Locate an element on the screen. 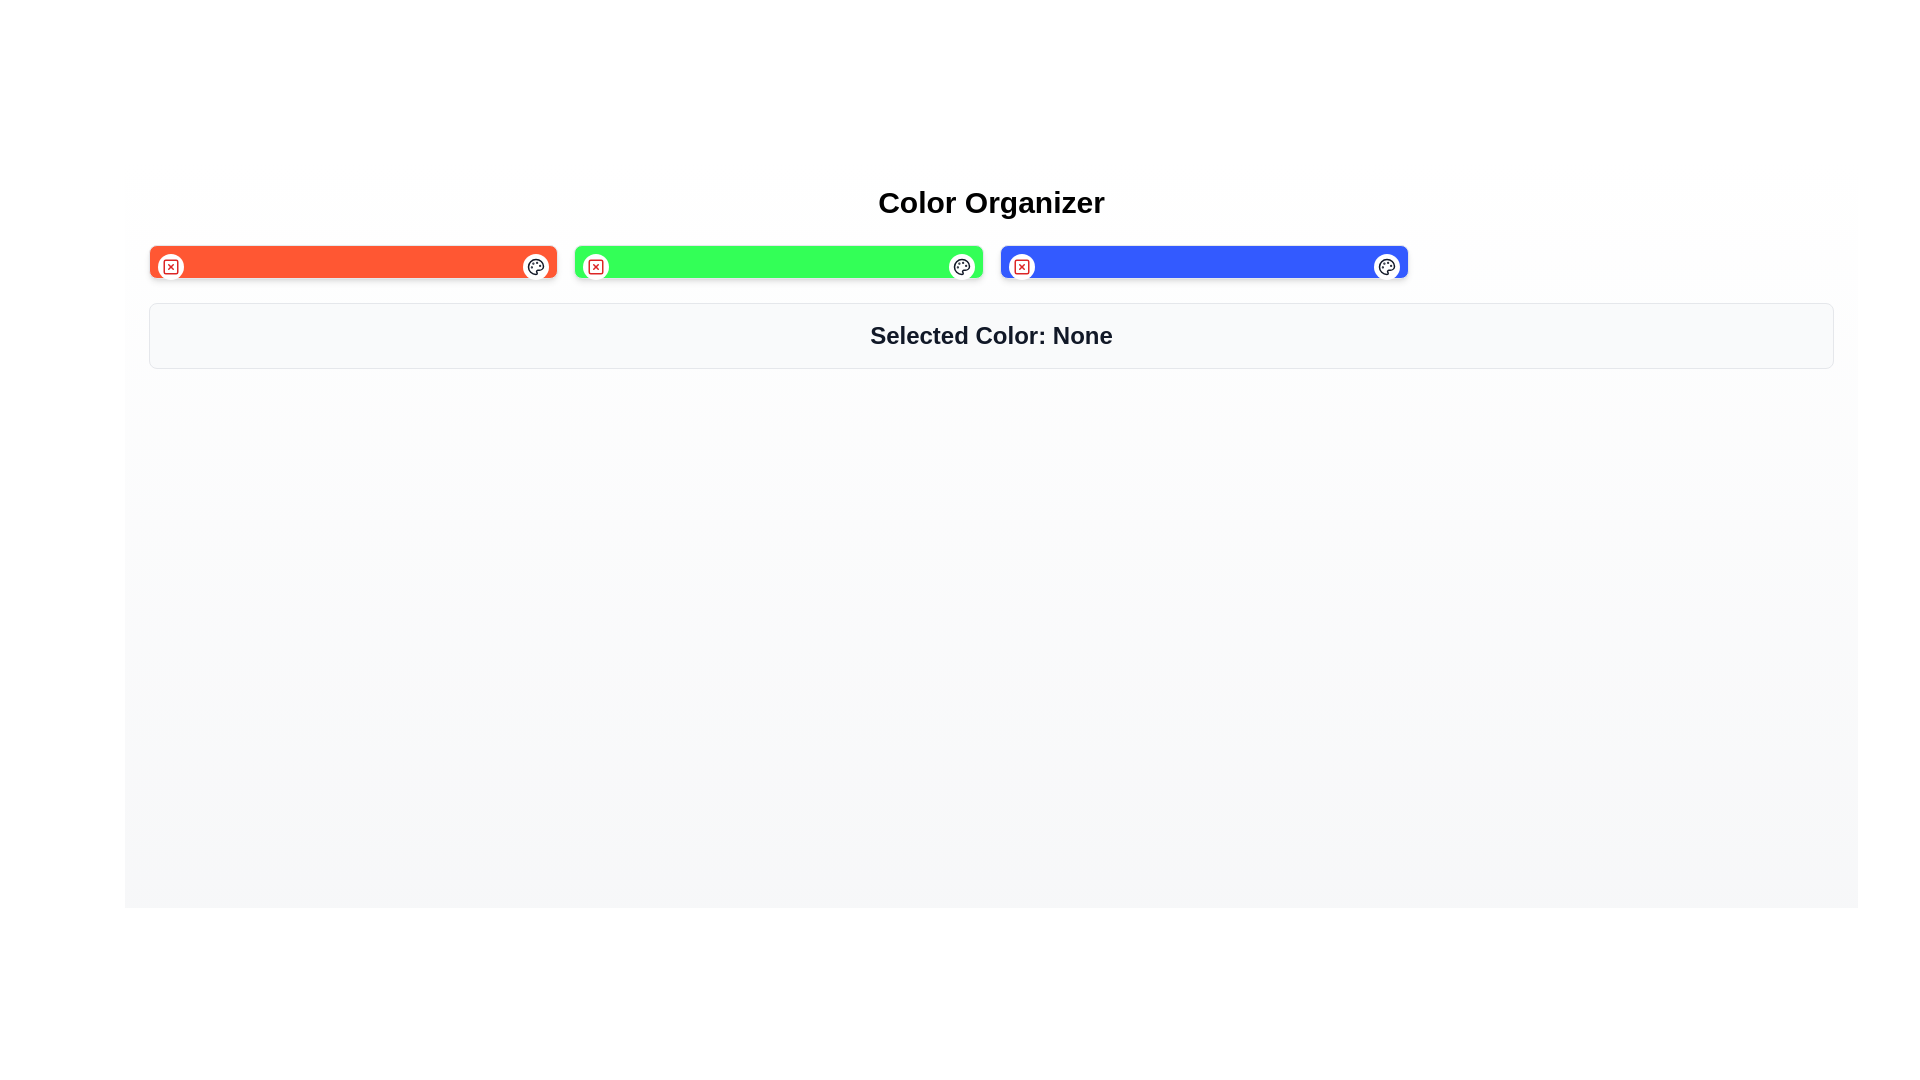 The width and height of the screenshot is (1920, 1080). the circular button with a palette icon located at the top-right corner of the orange section is located at coordinates (536, 265).